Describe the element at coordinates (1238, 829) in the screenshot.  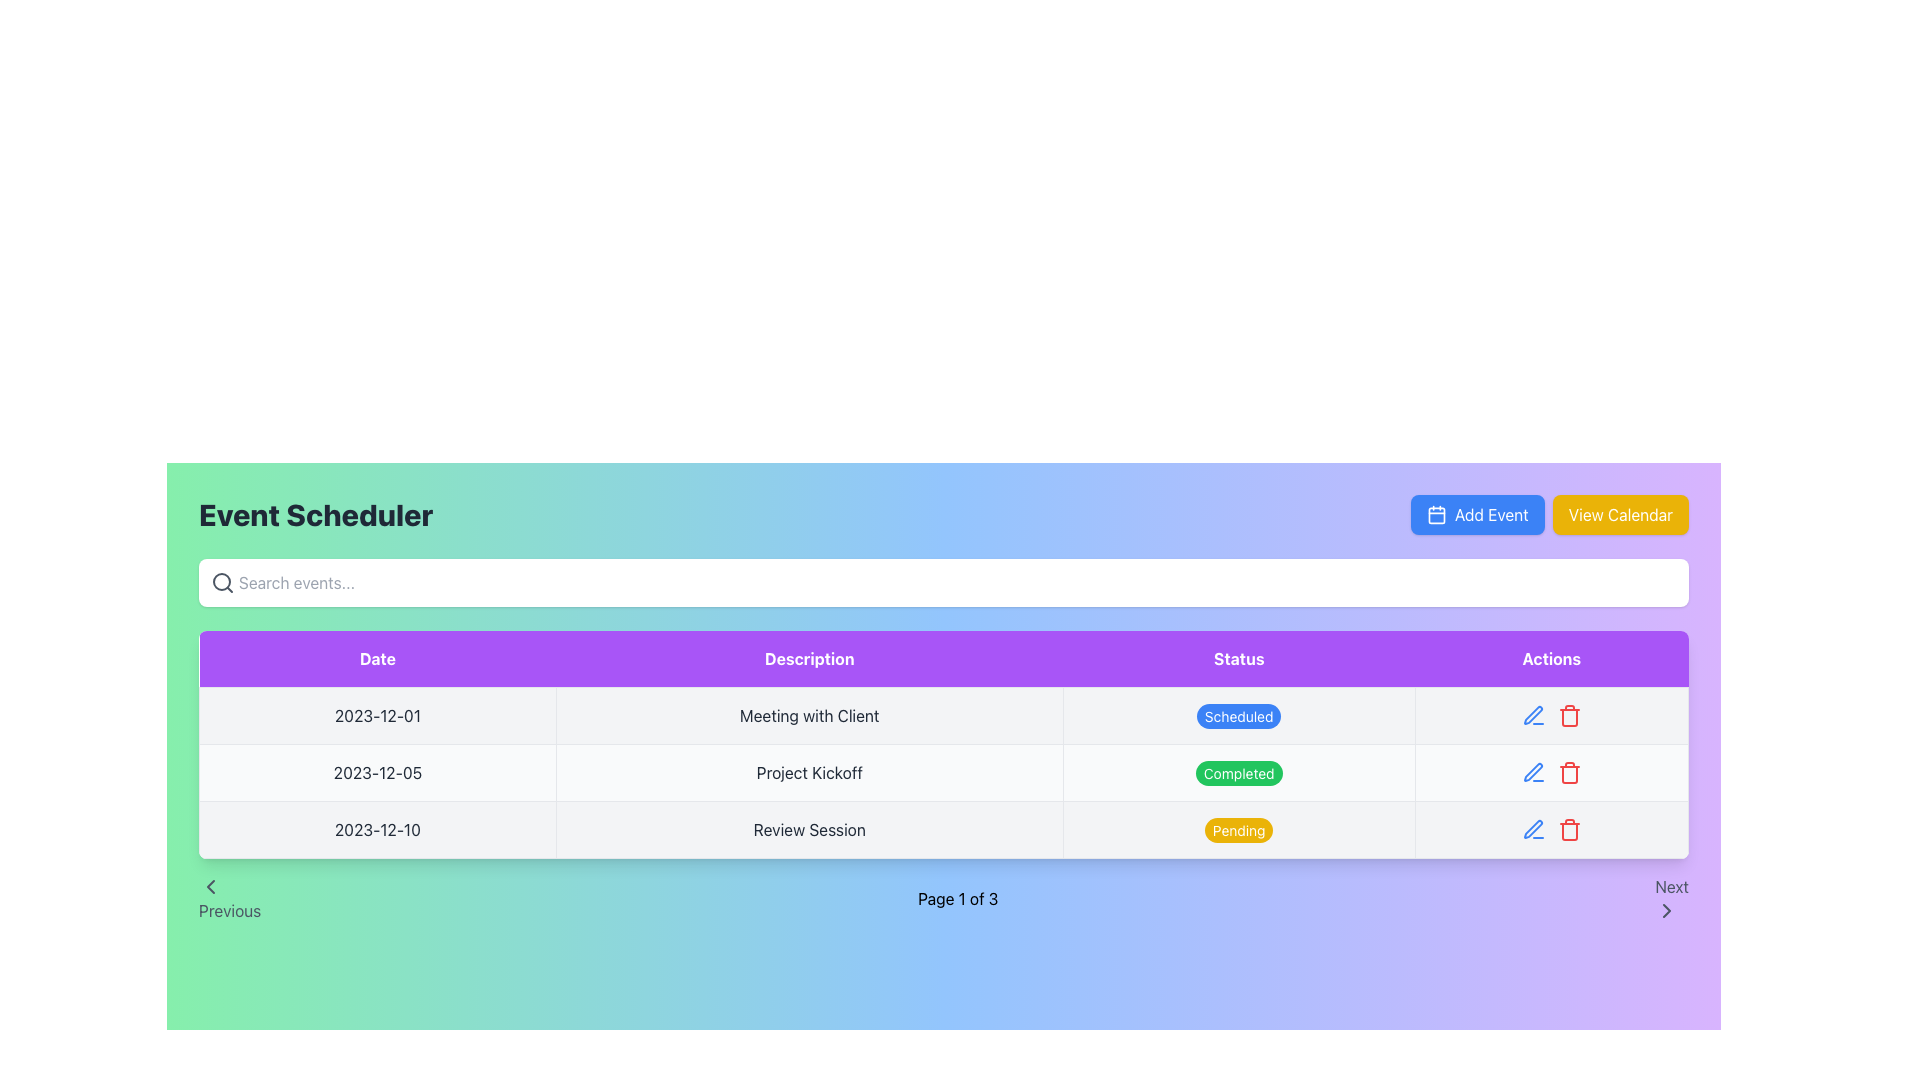
I see `the 'Pending' status indicator button with a yellow background in the 'Status' column of the third row, which is associated with the event 'Review Session'` at that location.